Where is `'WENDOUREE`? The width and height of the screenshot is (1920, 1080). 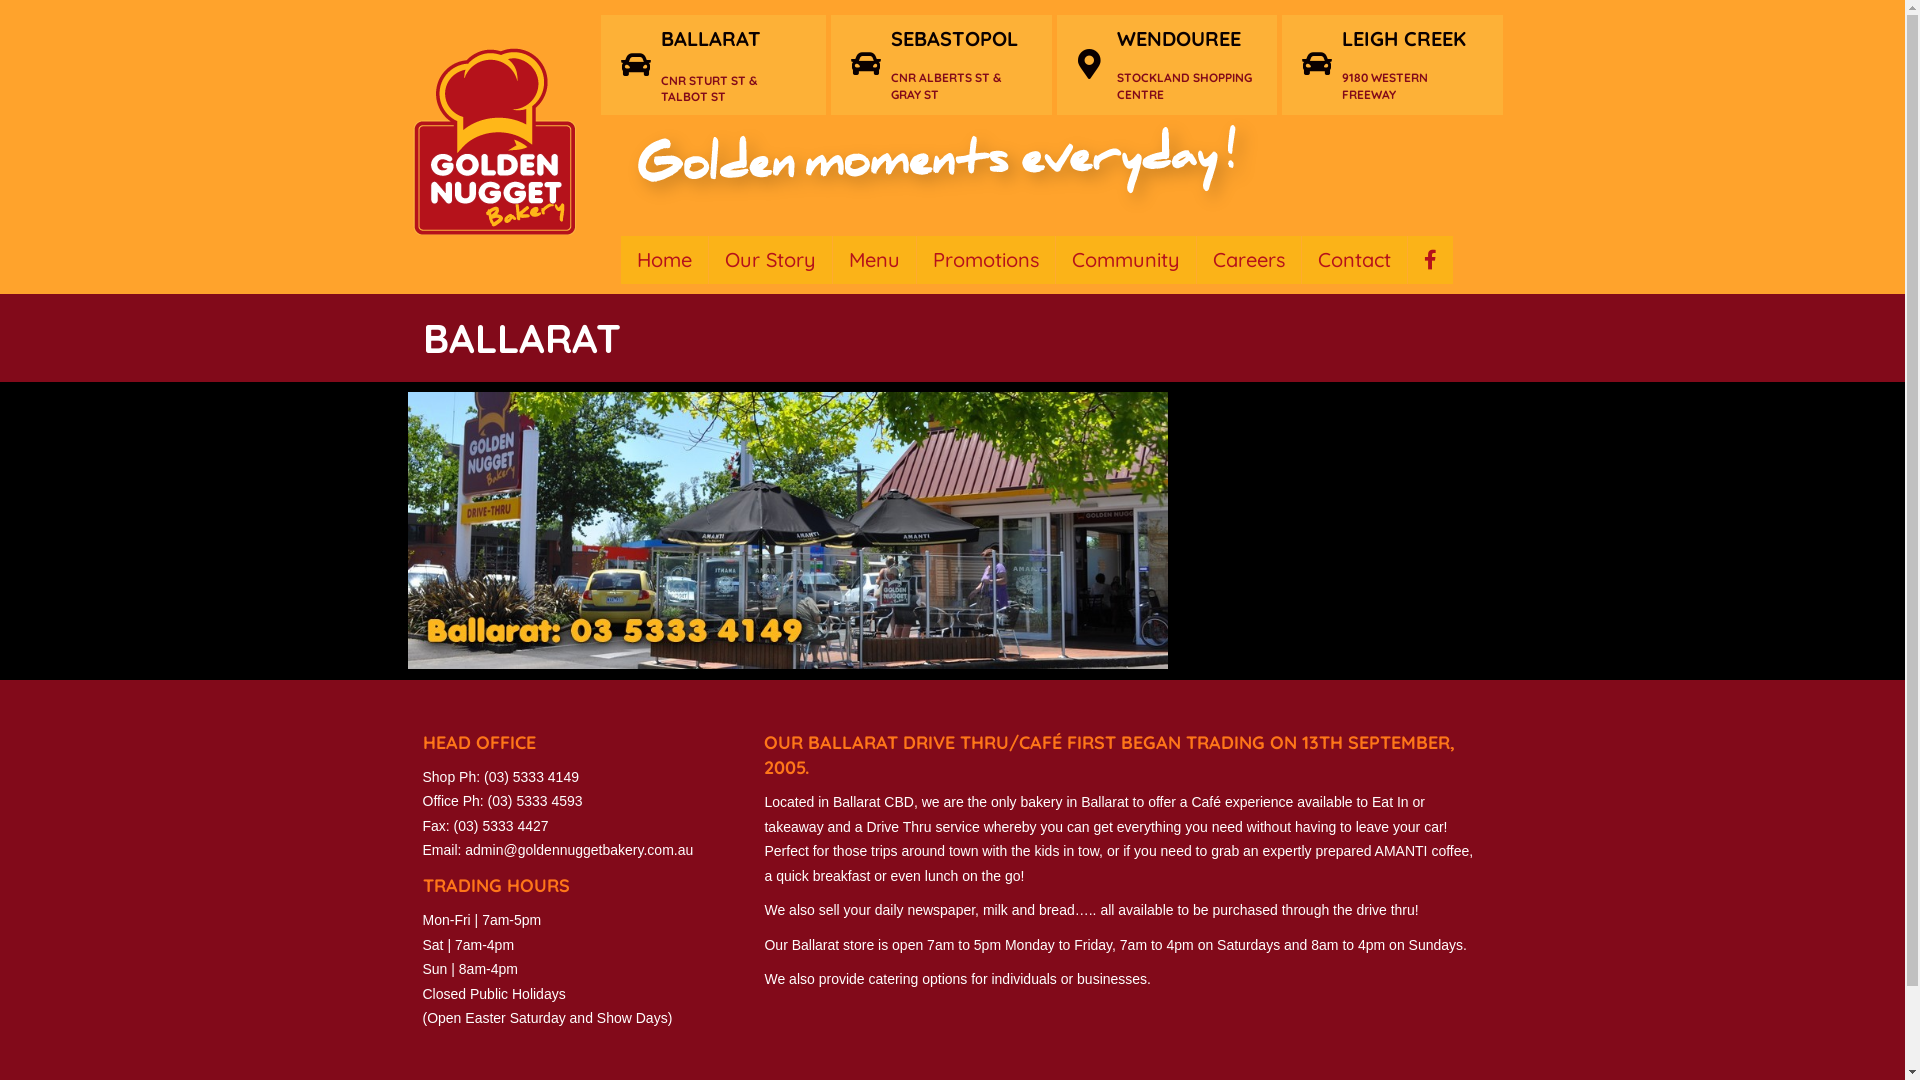 'WENDOUREE is located at coordinates (1186, 63).